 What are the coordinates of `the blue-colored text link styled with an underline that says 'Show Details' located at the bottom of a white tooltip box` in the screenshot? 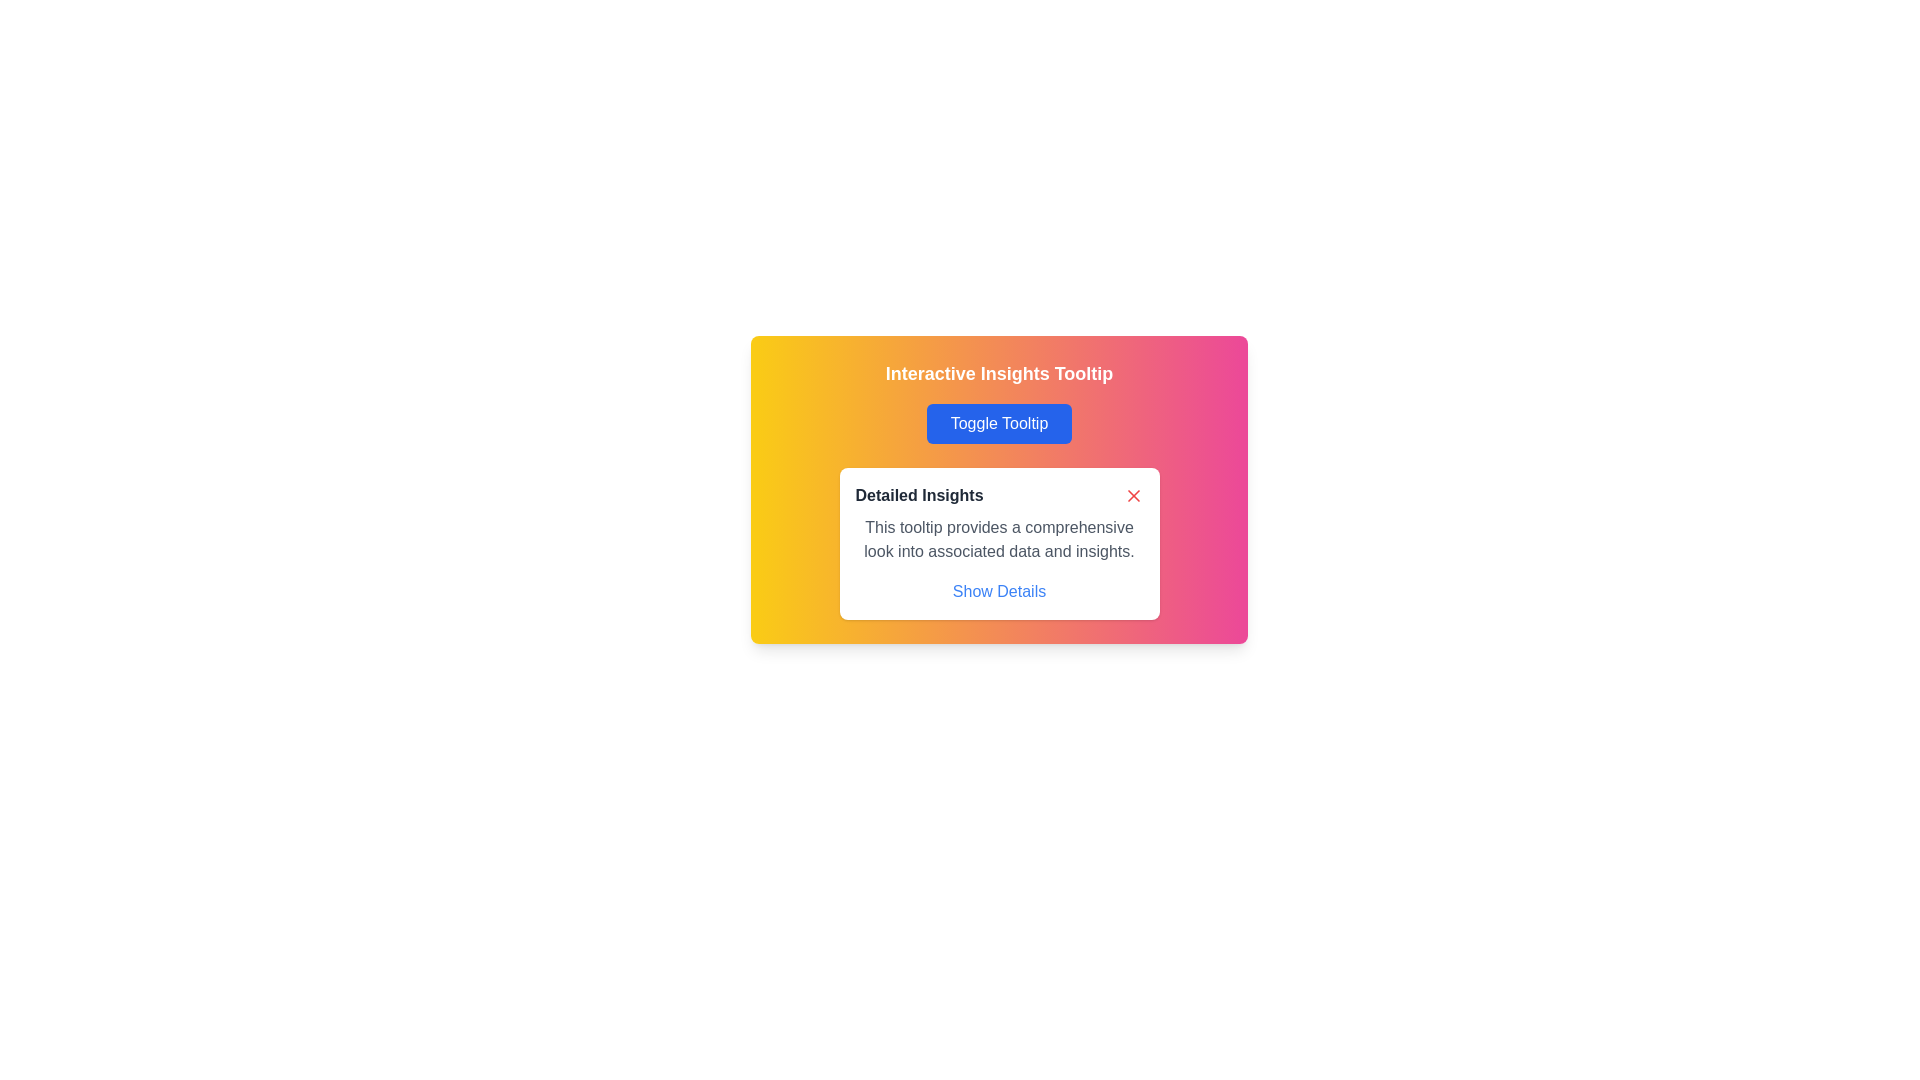 It's located at (999, 590).